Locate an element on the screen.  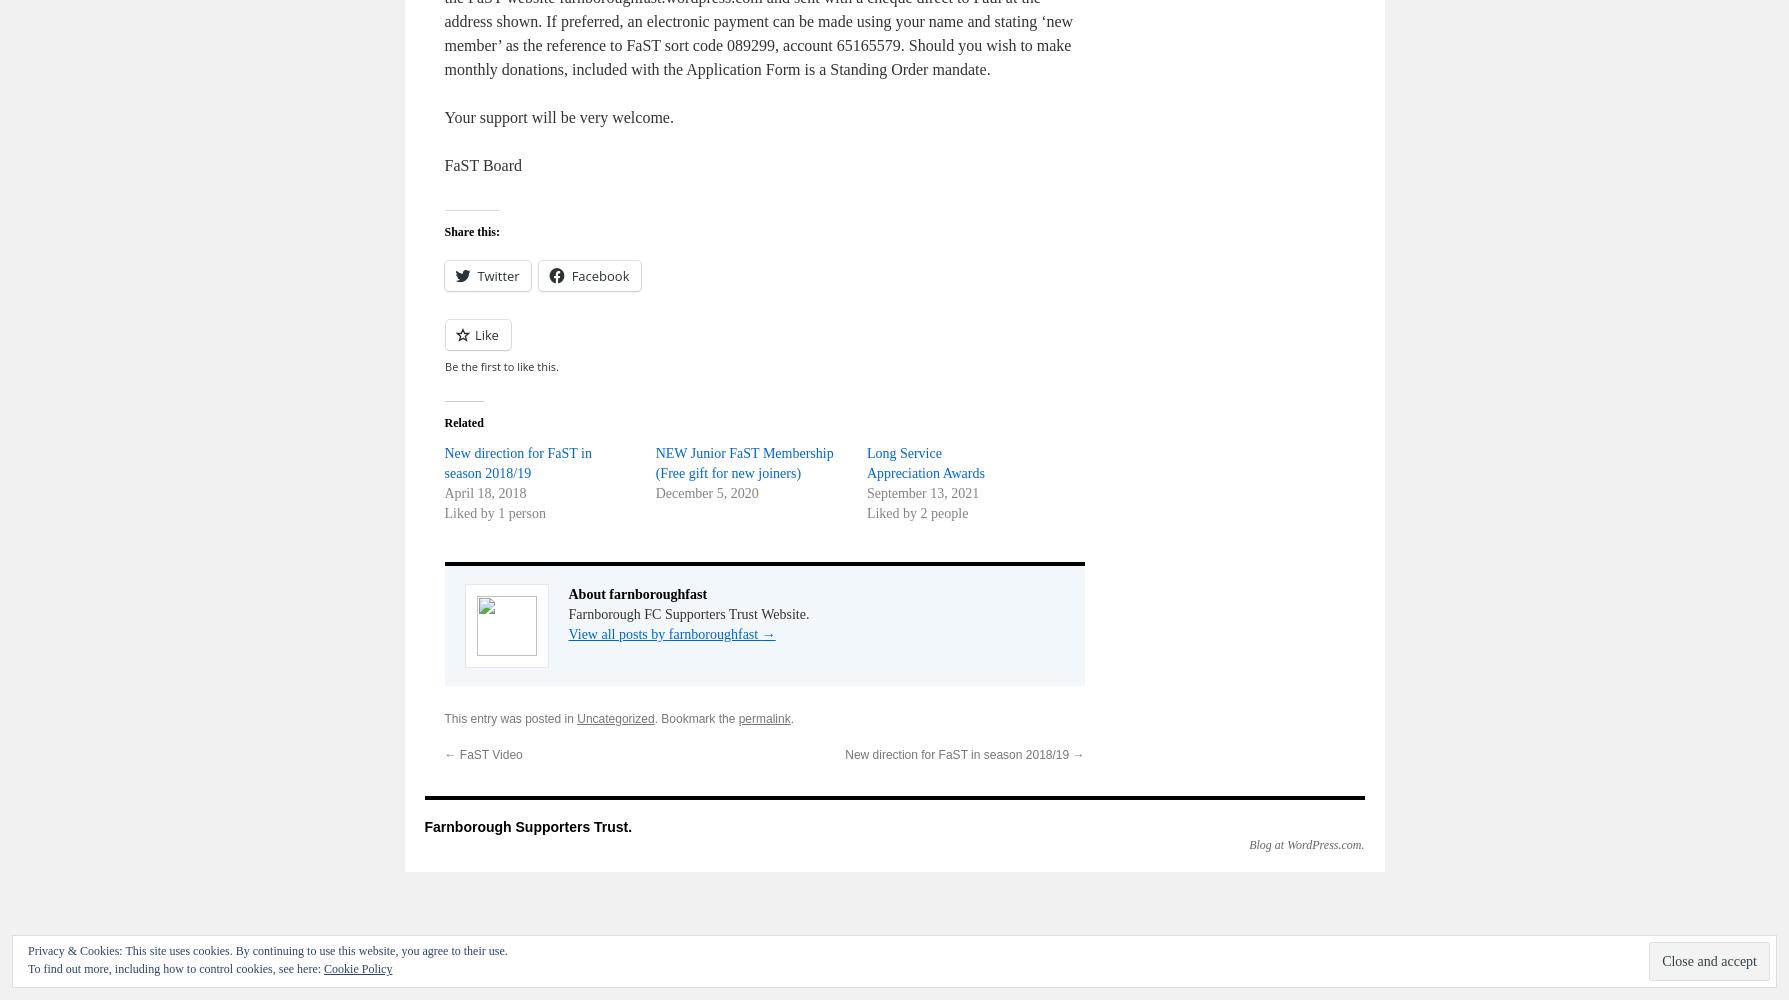
'To find out more, including how to control cookies, see here:' is located at coordinates (176, 968).